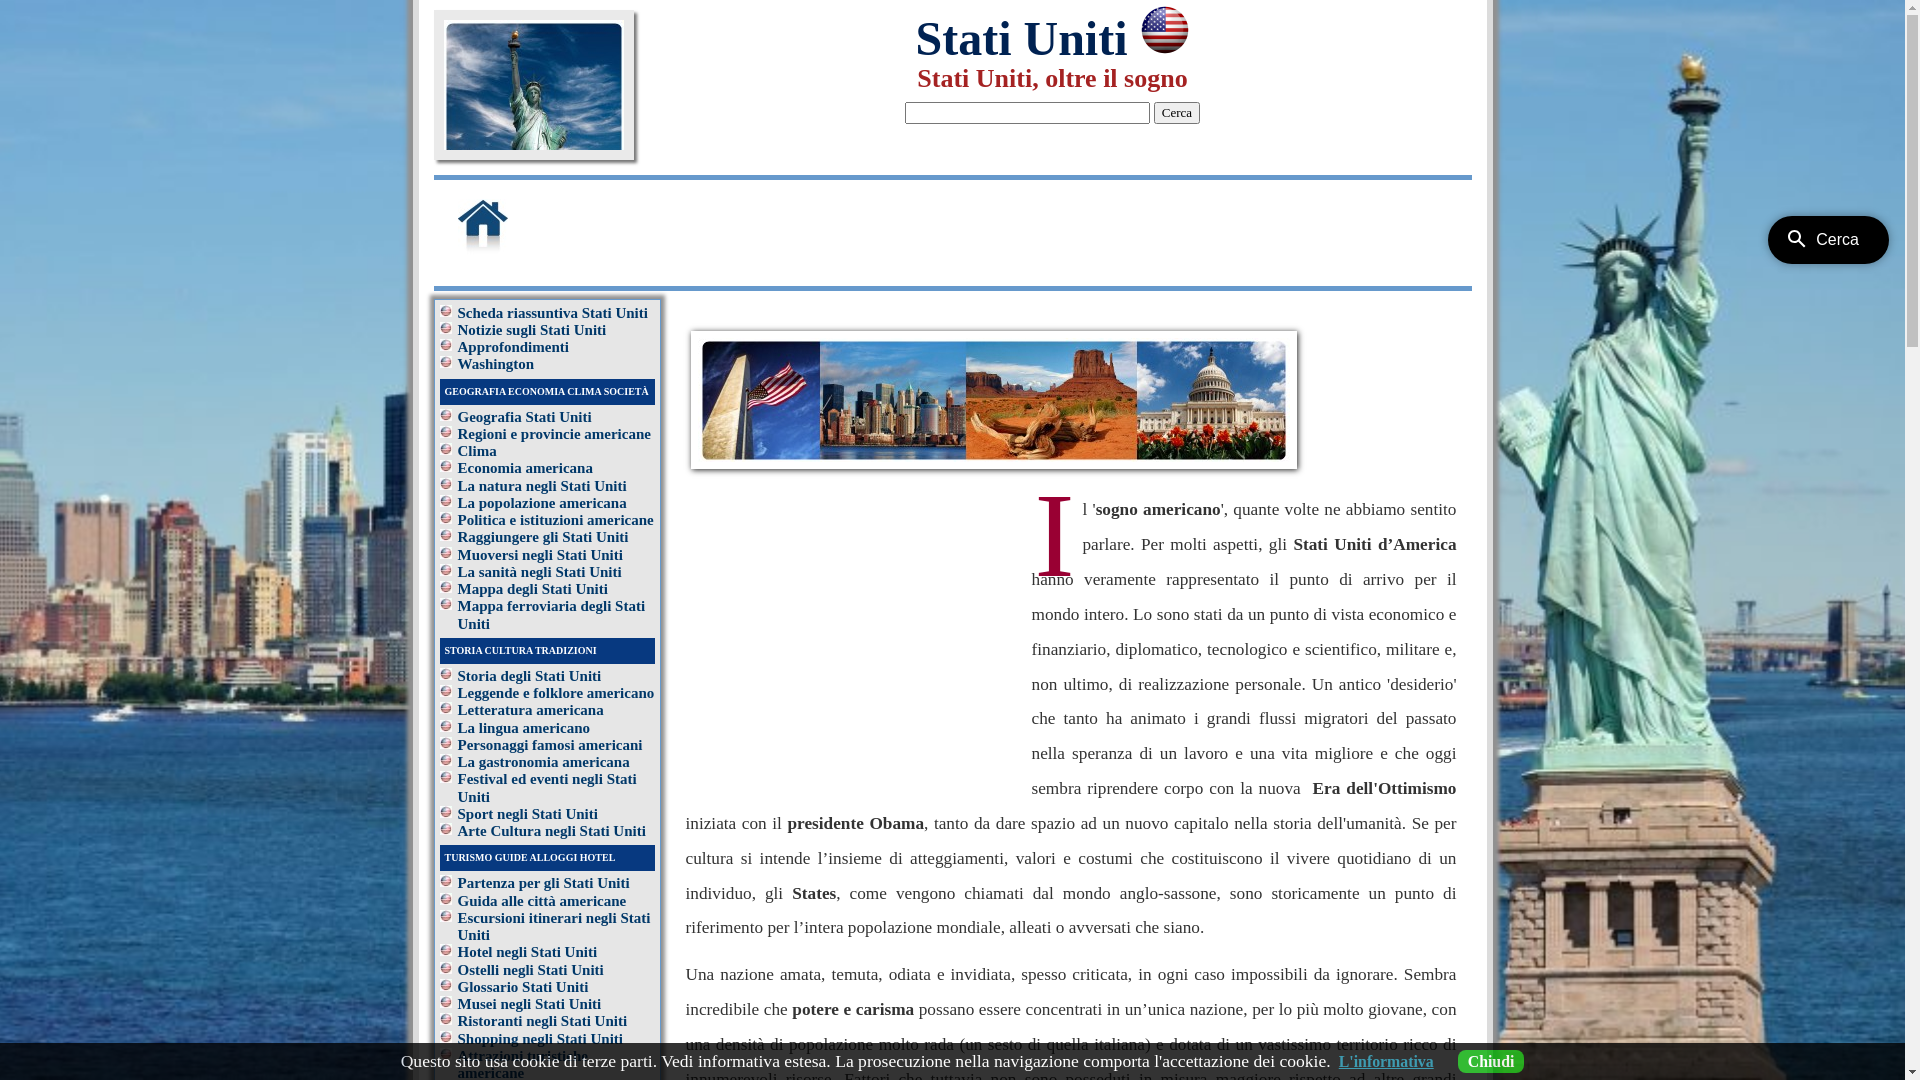 The image size is (1920, 1080). I want to click on 'Glossario Stati Uniti', so click(523, 986).